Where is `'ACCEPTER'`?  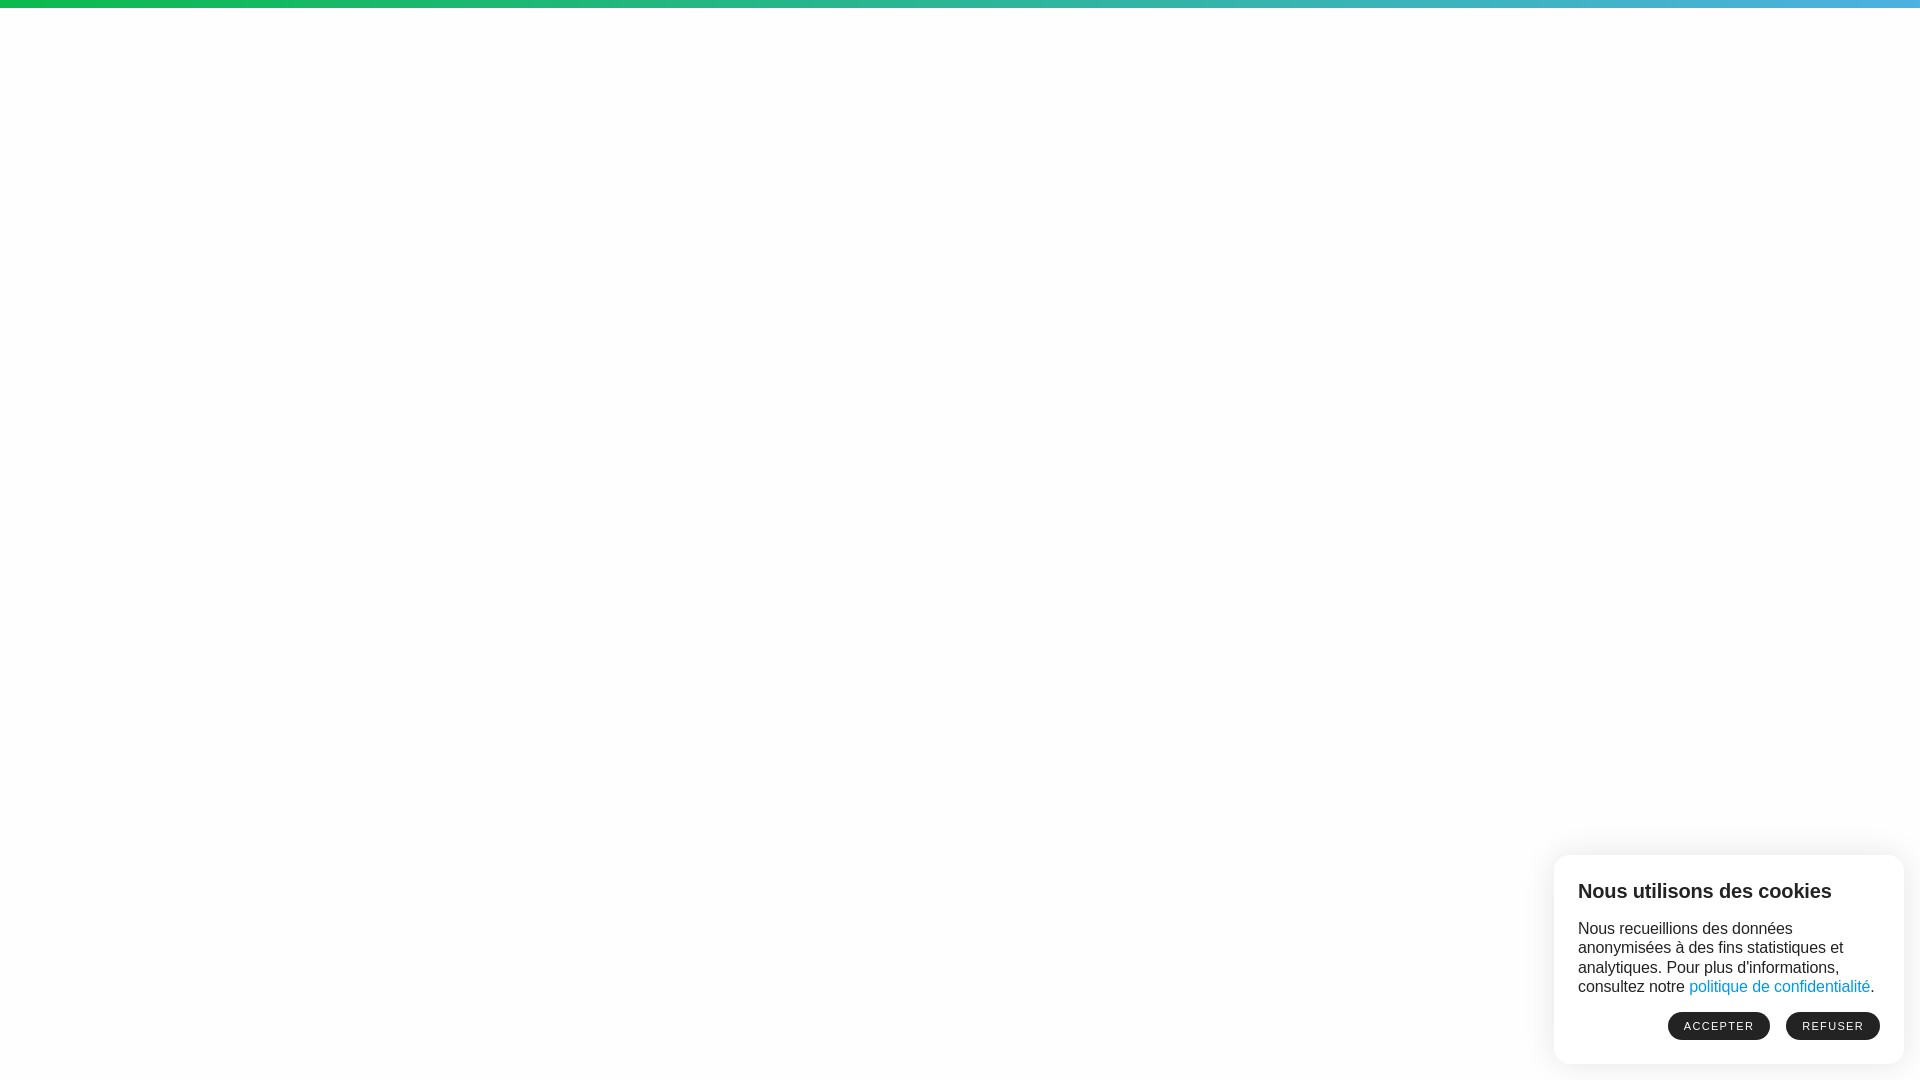
'ACCEPTER' is located at coordinates (1668, 1026).